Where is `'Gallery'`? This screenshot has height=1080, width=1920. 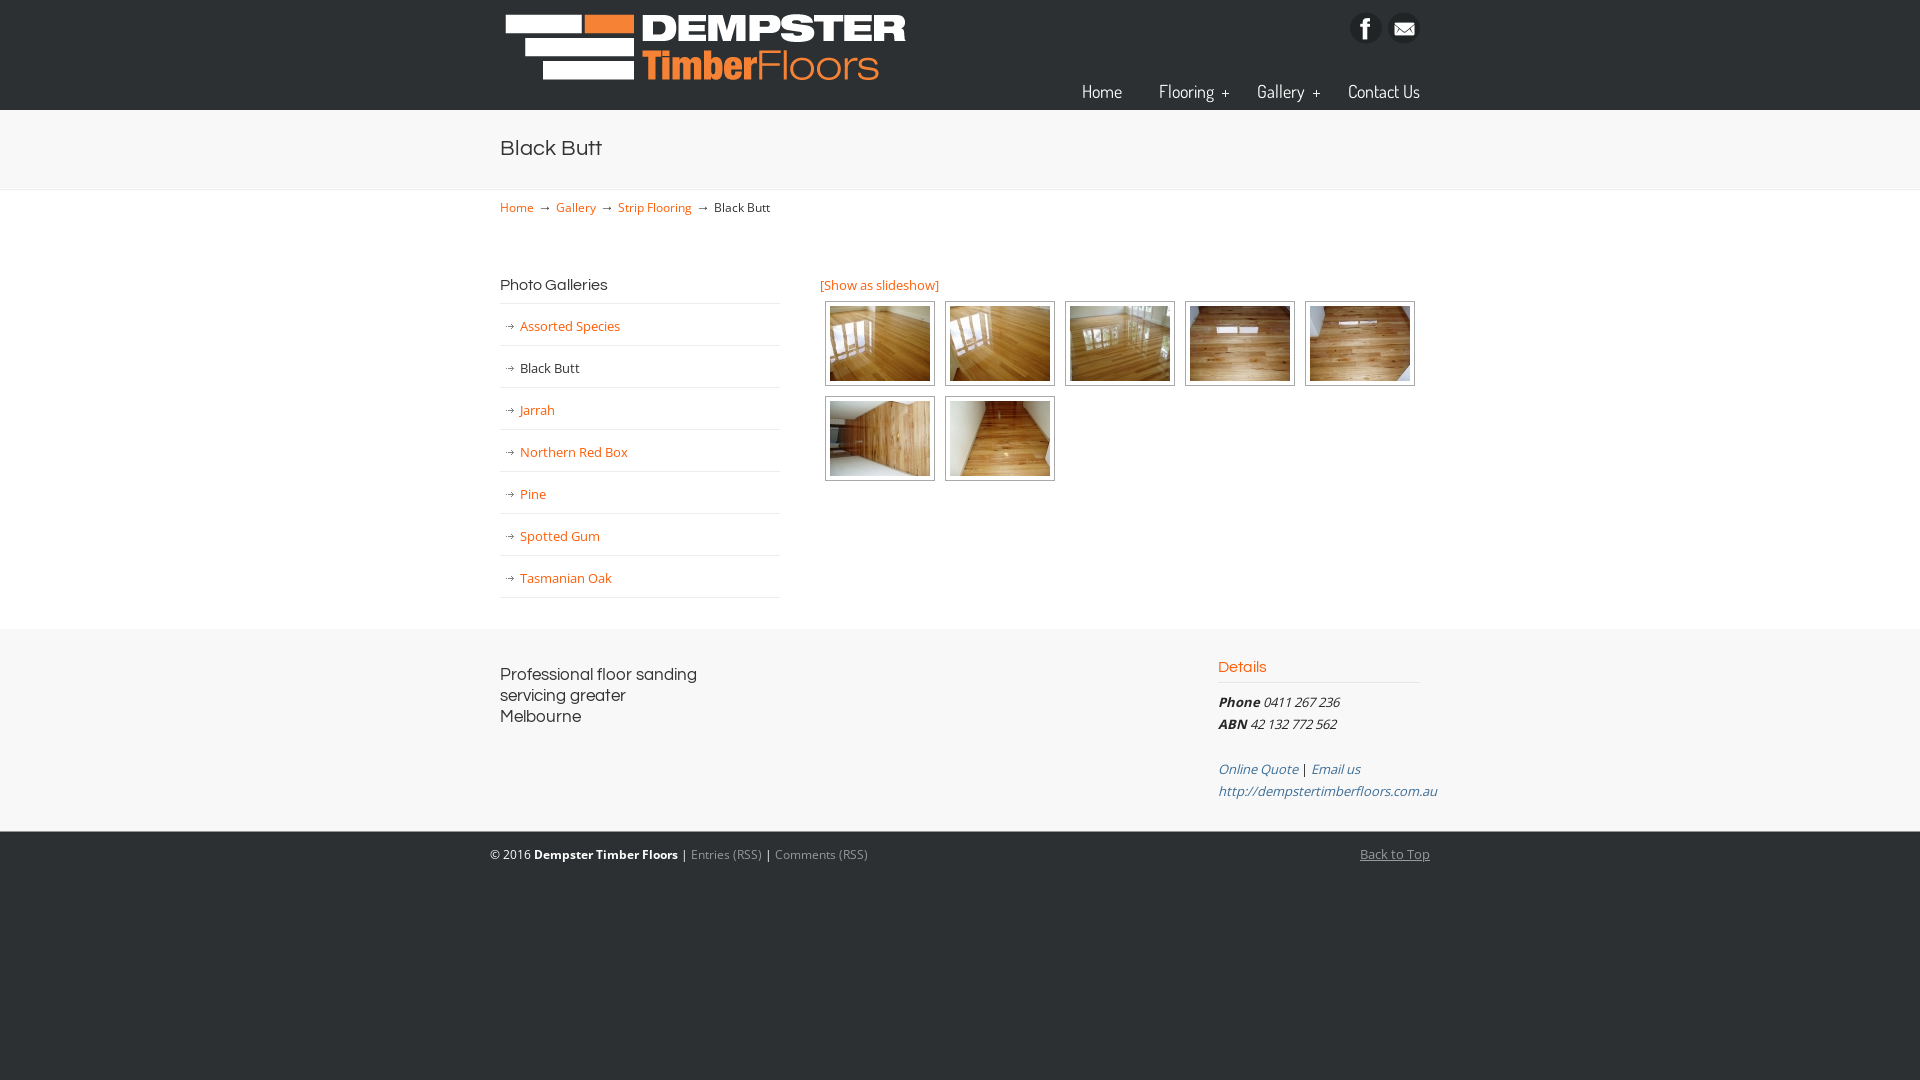
'Gallery' is located at coordinates (1283, 91).